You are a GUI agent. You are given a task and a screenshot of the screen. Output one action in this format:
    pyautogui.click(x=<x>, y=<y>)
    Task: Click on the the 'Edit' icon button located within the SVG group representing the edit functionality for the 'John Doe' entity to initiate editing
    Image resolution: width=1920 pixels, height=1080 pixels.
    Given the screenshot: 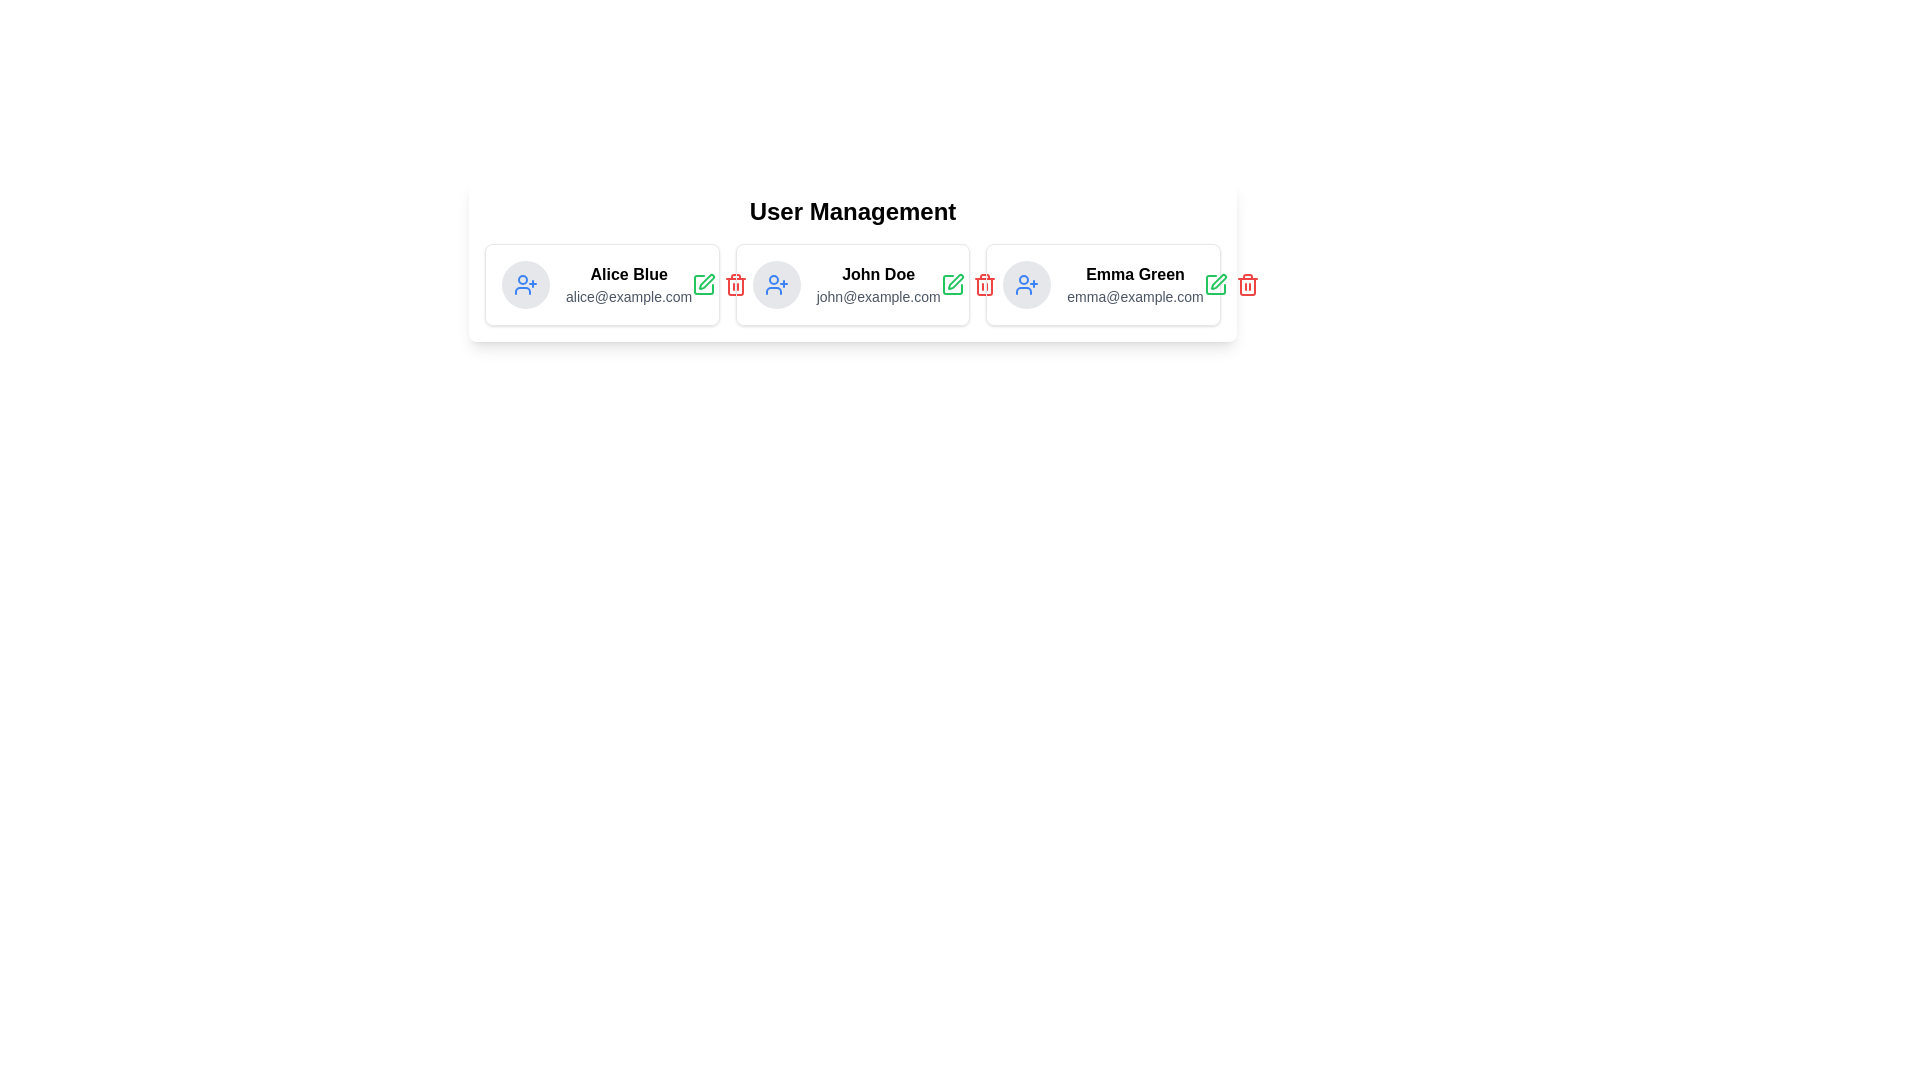 What is the action you would take?
    pyautogui.click(x=951, y=285)
    